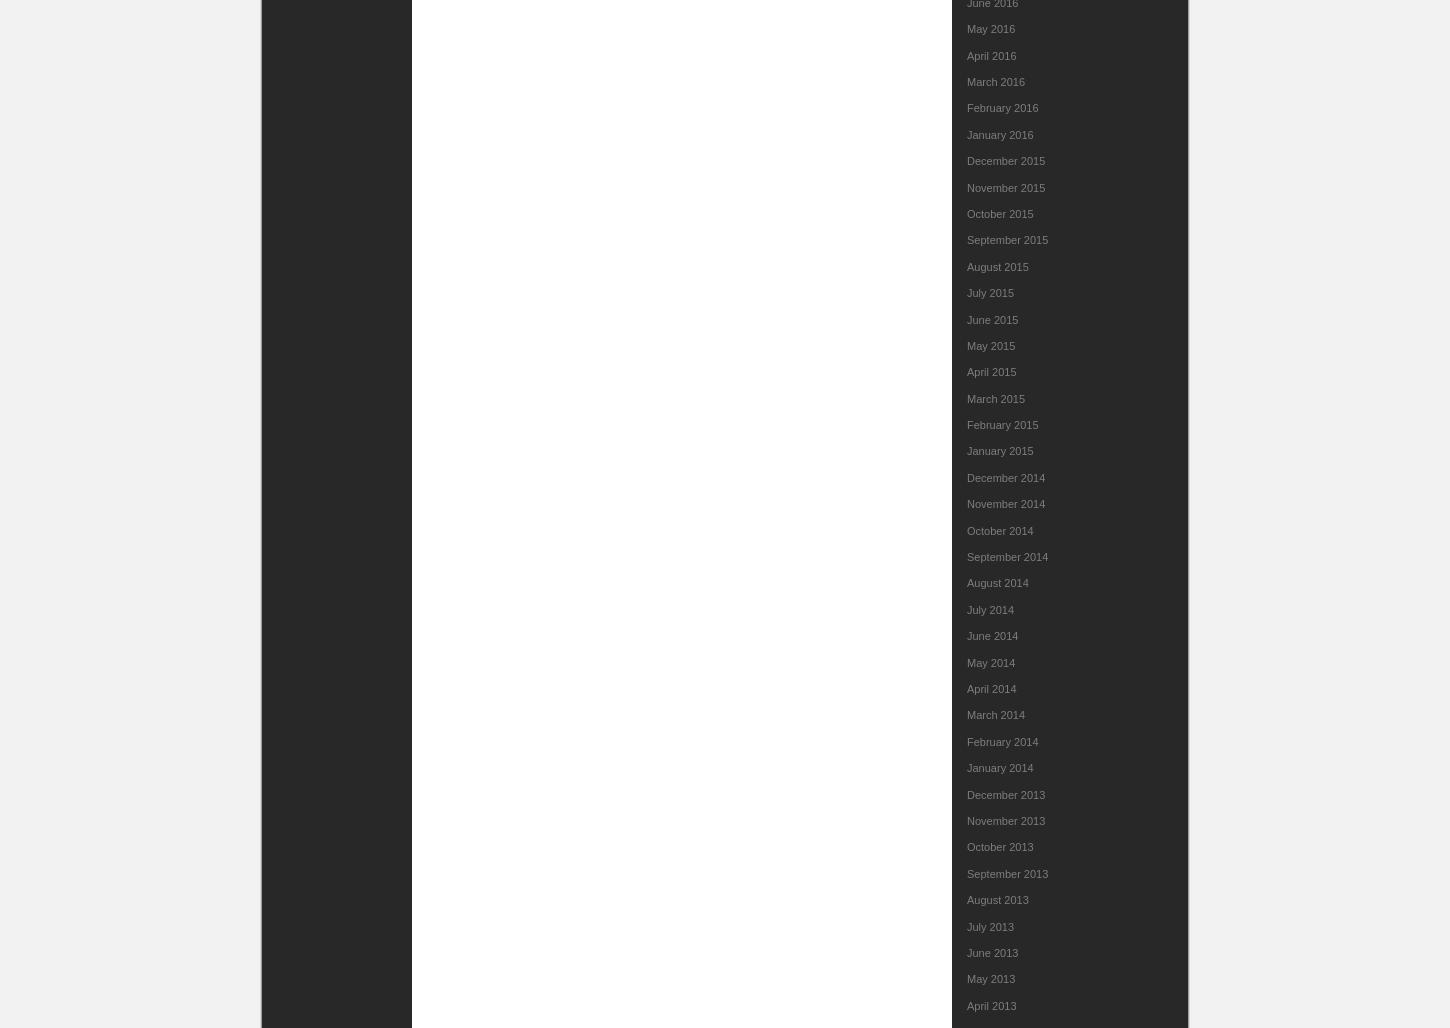 The height and width of the screenshot is (1028, 1450). Describe the element at coordinates (992, 952) in the screenshot. I see `'June 2013'` at that location.